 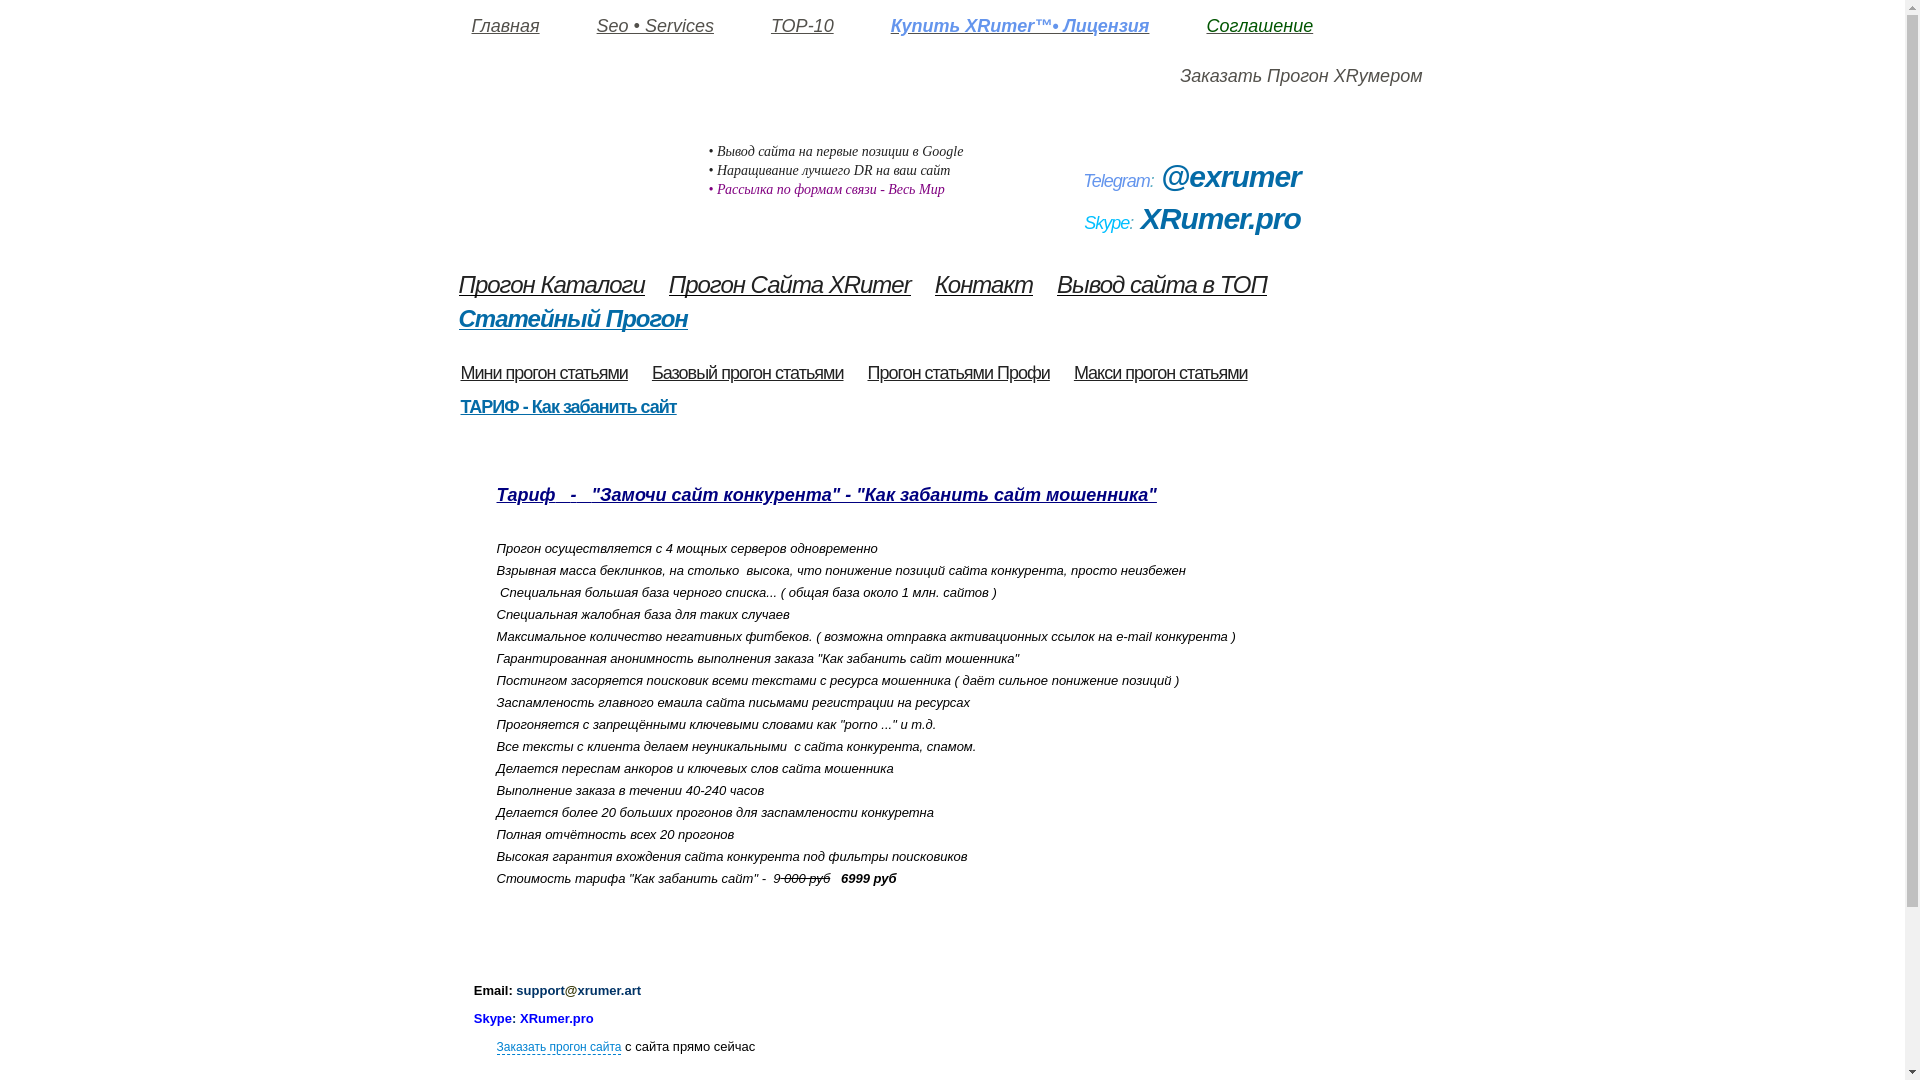 What do you see at coordinates (770, 27) in the screenshot?
I see `'TOP-10'` at bounding box center [770, 27].